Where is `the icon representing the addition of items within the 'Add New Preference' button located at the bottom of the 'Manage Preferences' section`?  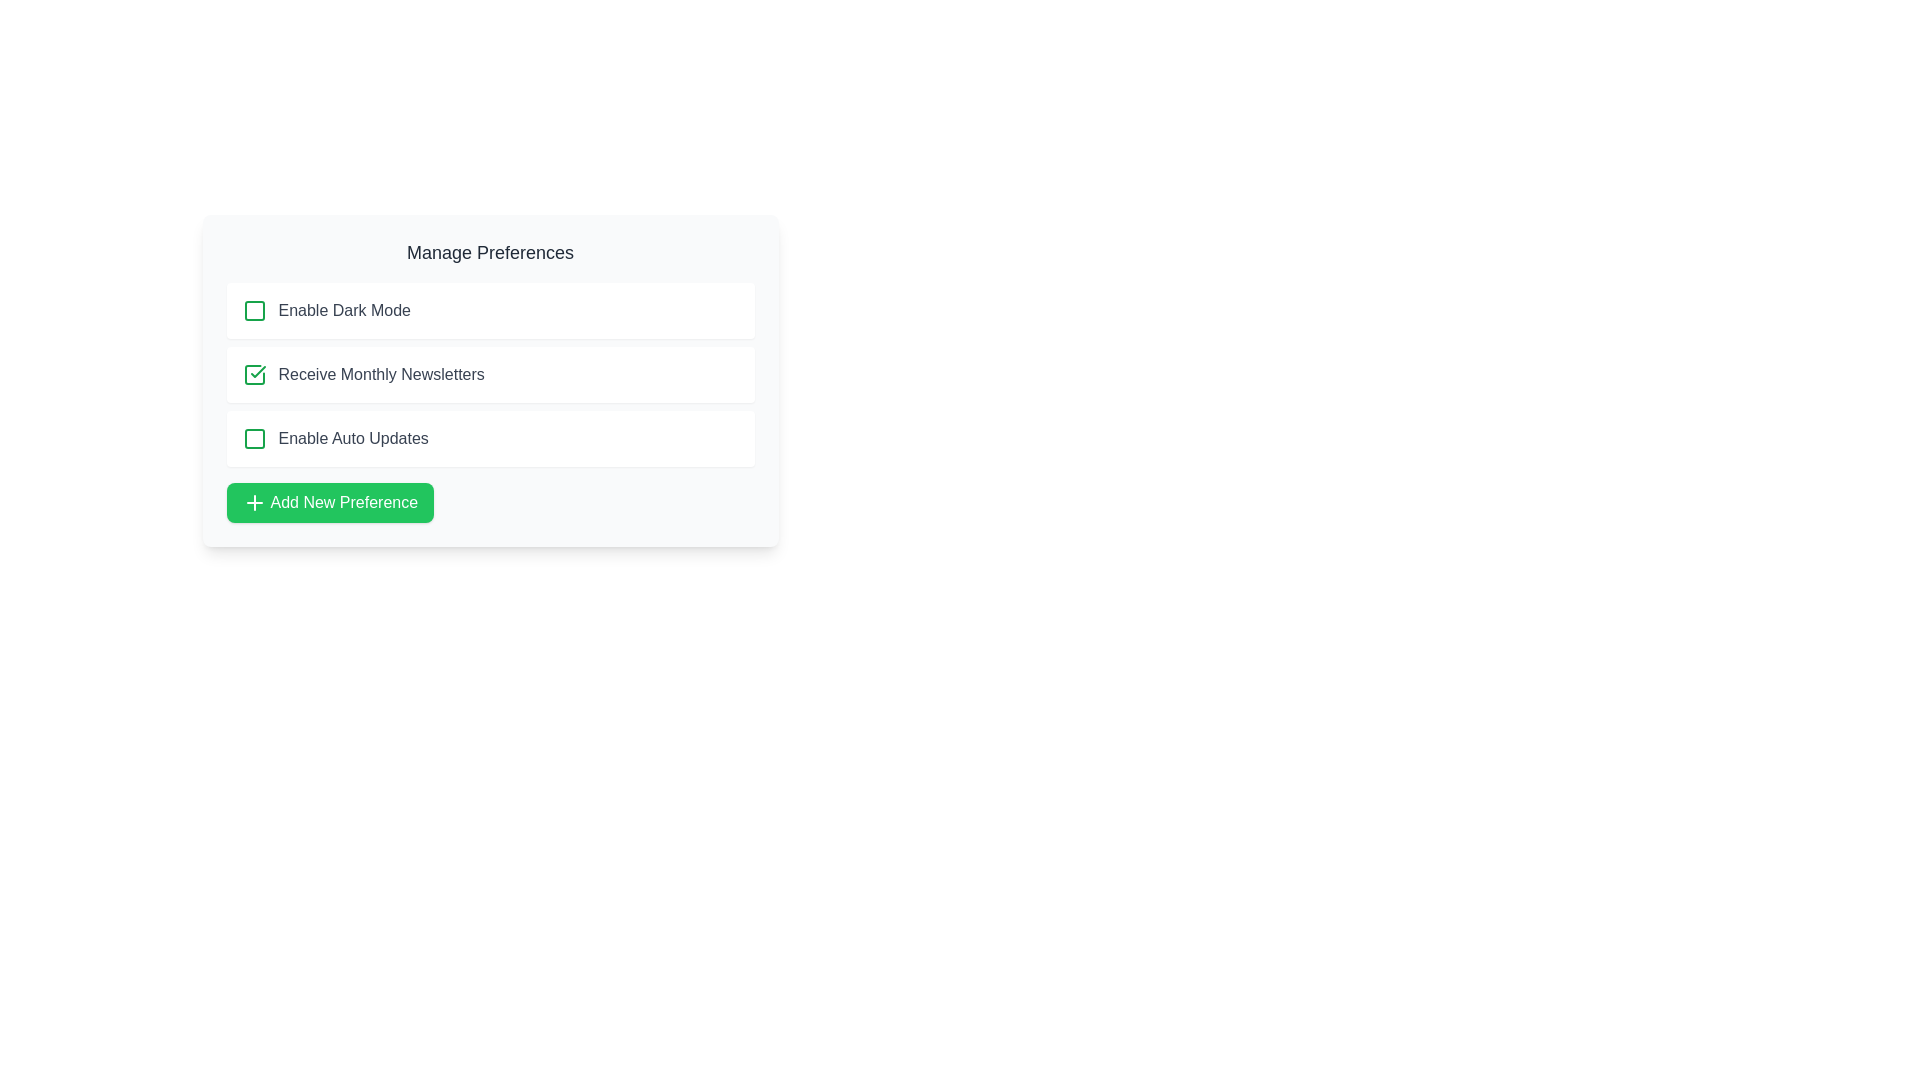
the icon representing the addition of items within the 'Add New Preference' button located at the bottom of the 'Manage Preferences' section is located at coordinates (253, 501).